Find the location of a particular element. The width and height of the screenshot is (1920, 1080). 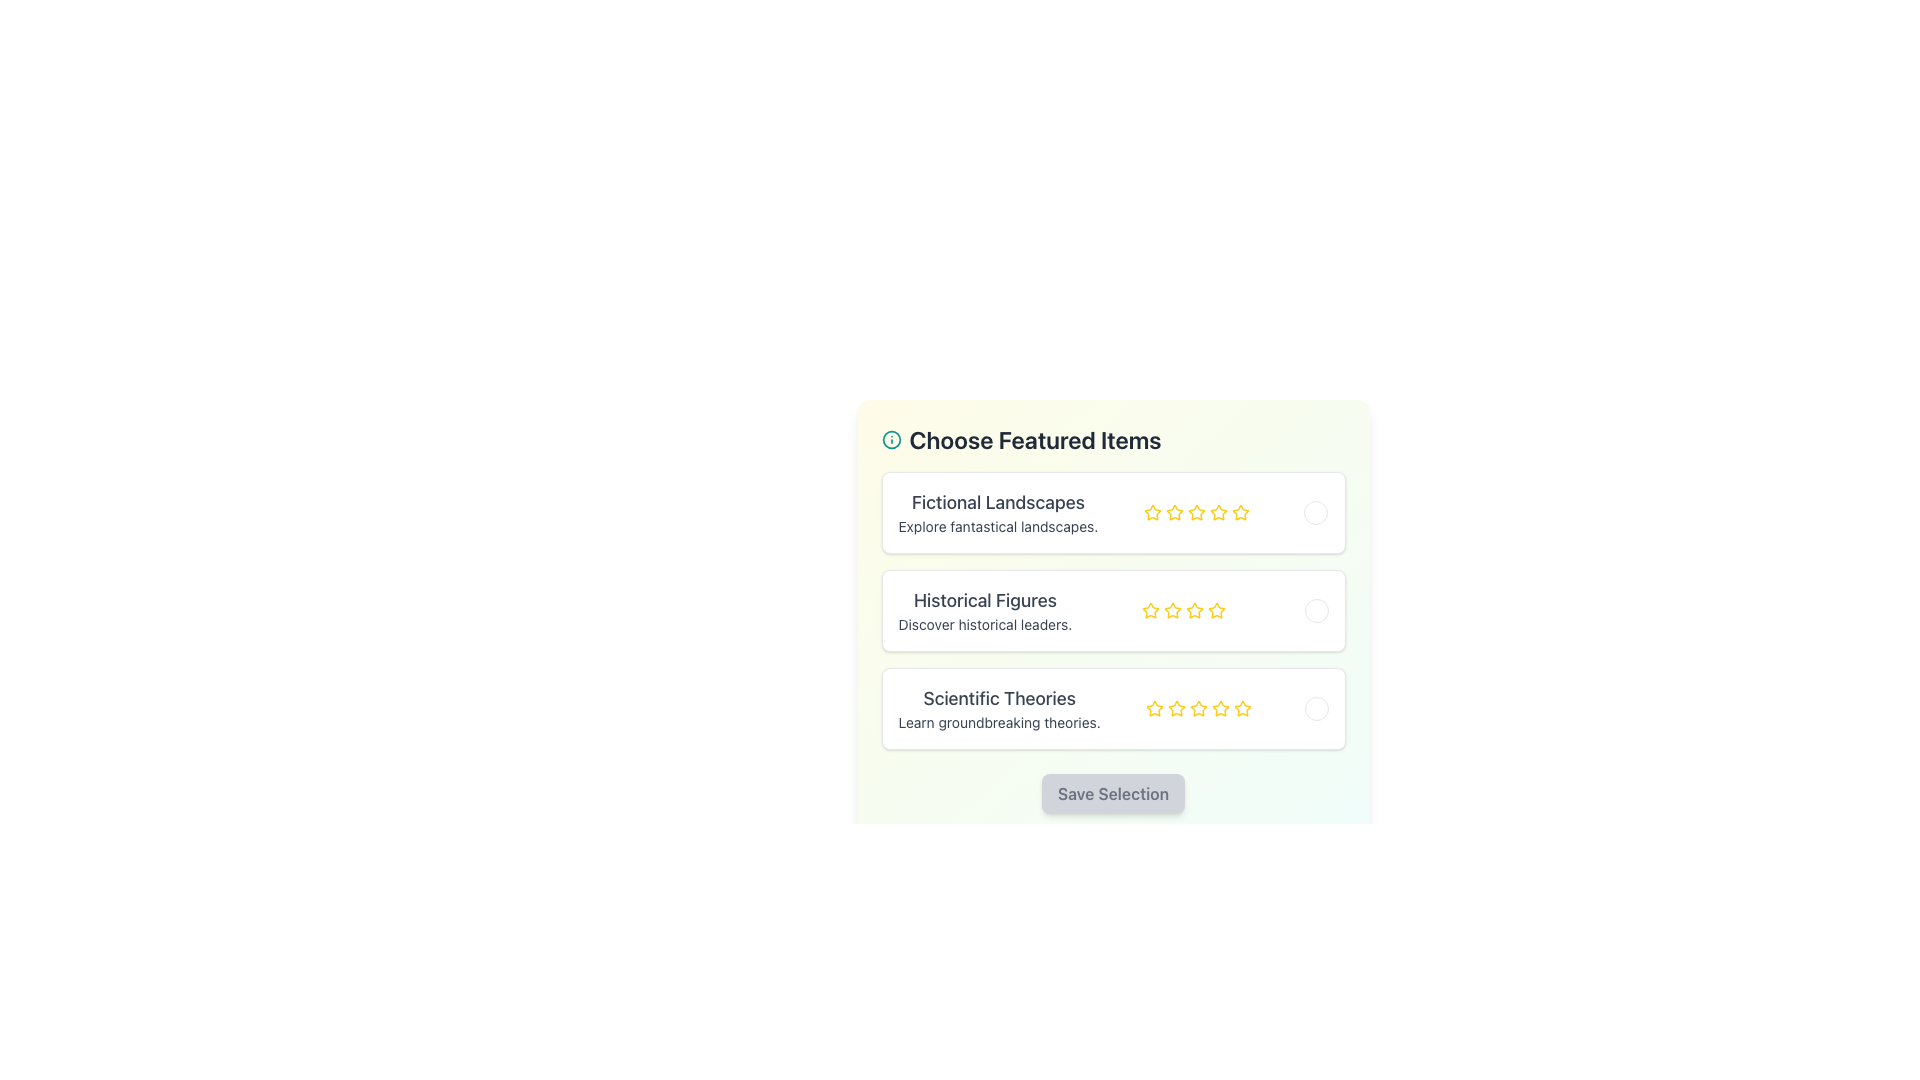

the fifth star icon with a yellow outline in the rating section of the 'Scientific Theories' list item is located at coordinates (1241, 708).